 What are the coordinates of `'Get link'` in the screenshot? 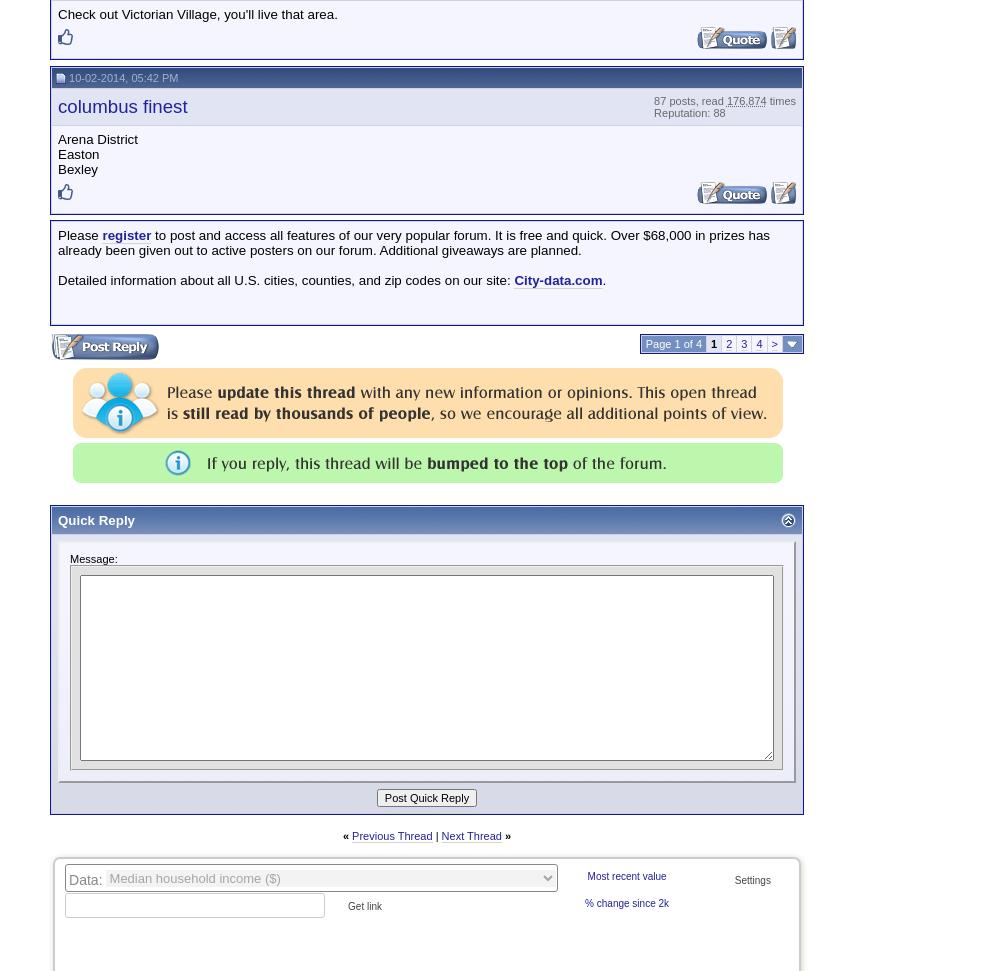 It's located at (363, 906).